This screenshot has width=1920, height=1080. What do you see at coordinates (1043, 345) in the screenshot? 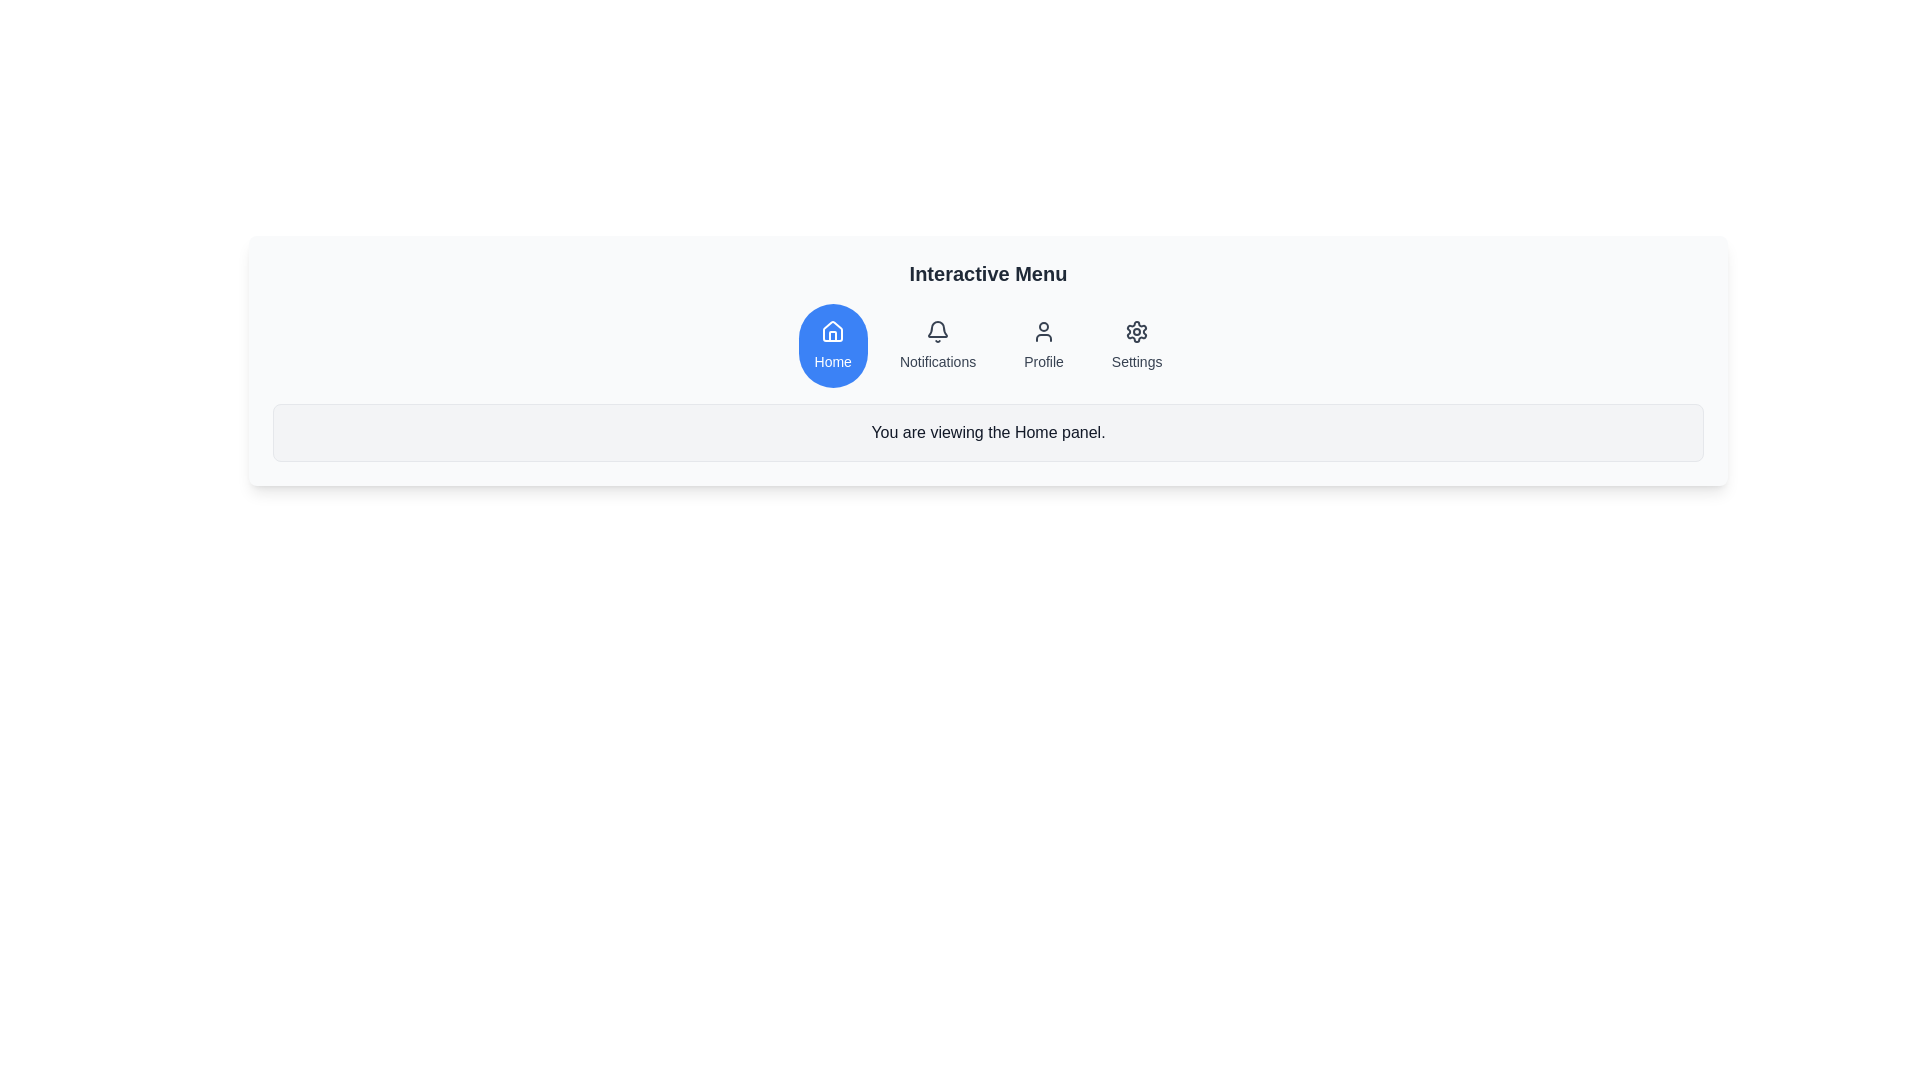
I see `the Profile button located in the third position from the left in the horizontal navigation bar` at bounding box center [1043, 345].